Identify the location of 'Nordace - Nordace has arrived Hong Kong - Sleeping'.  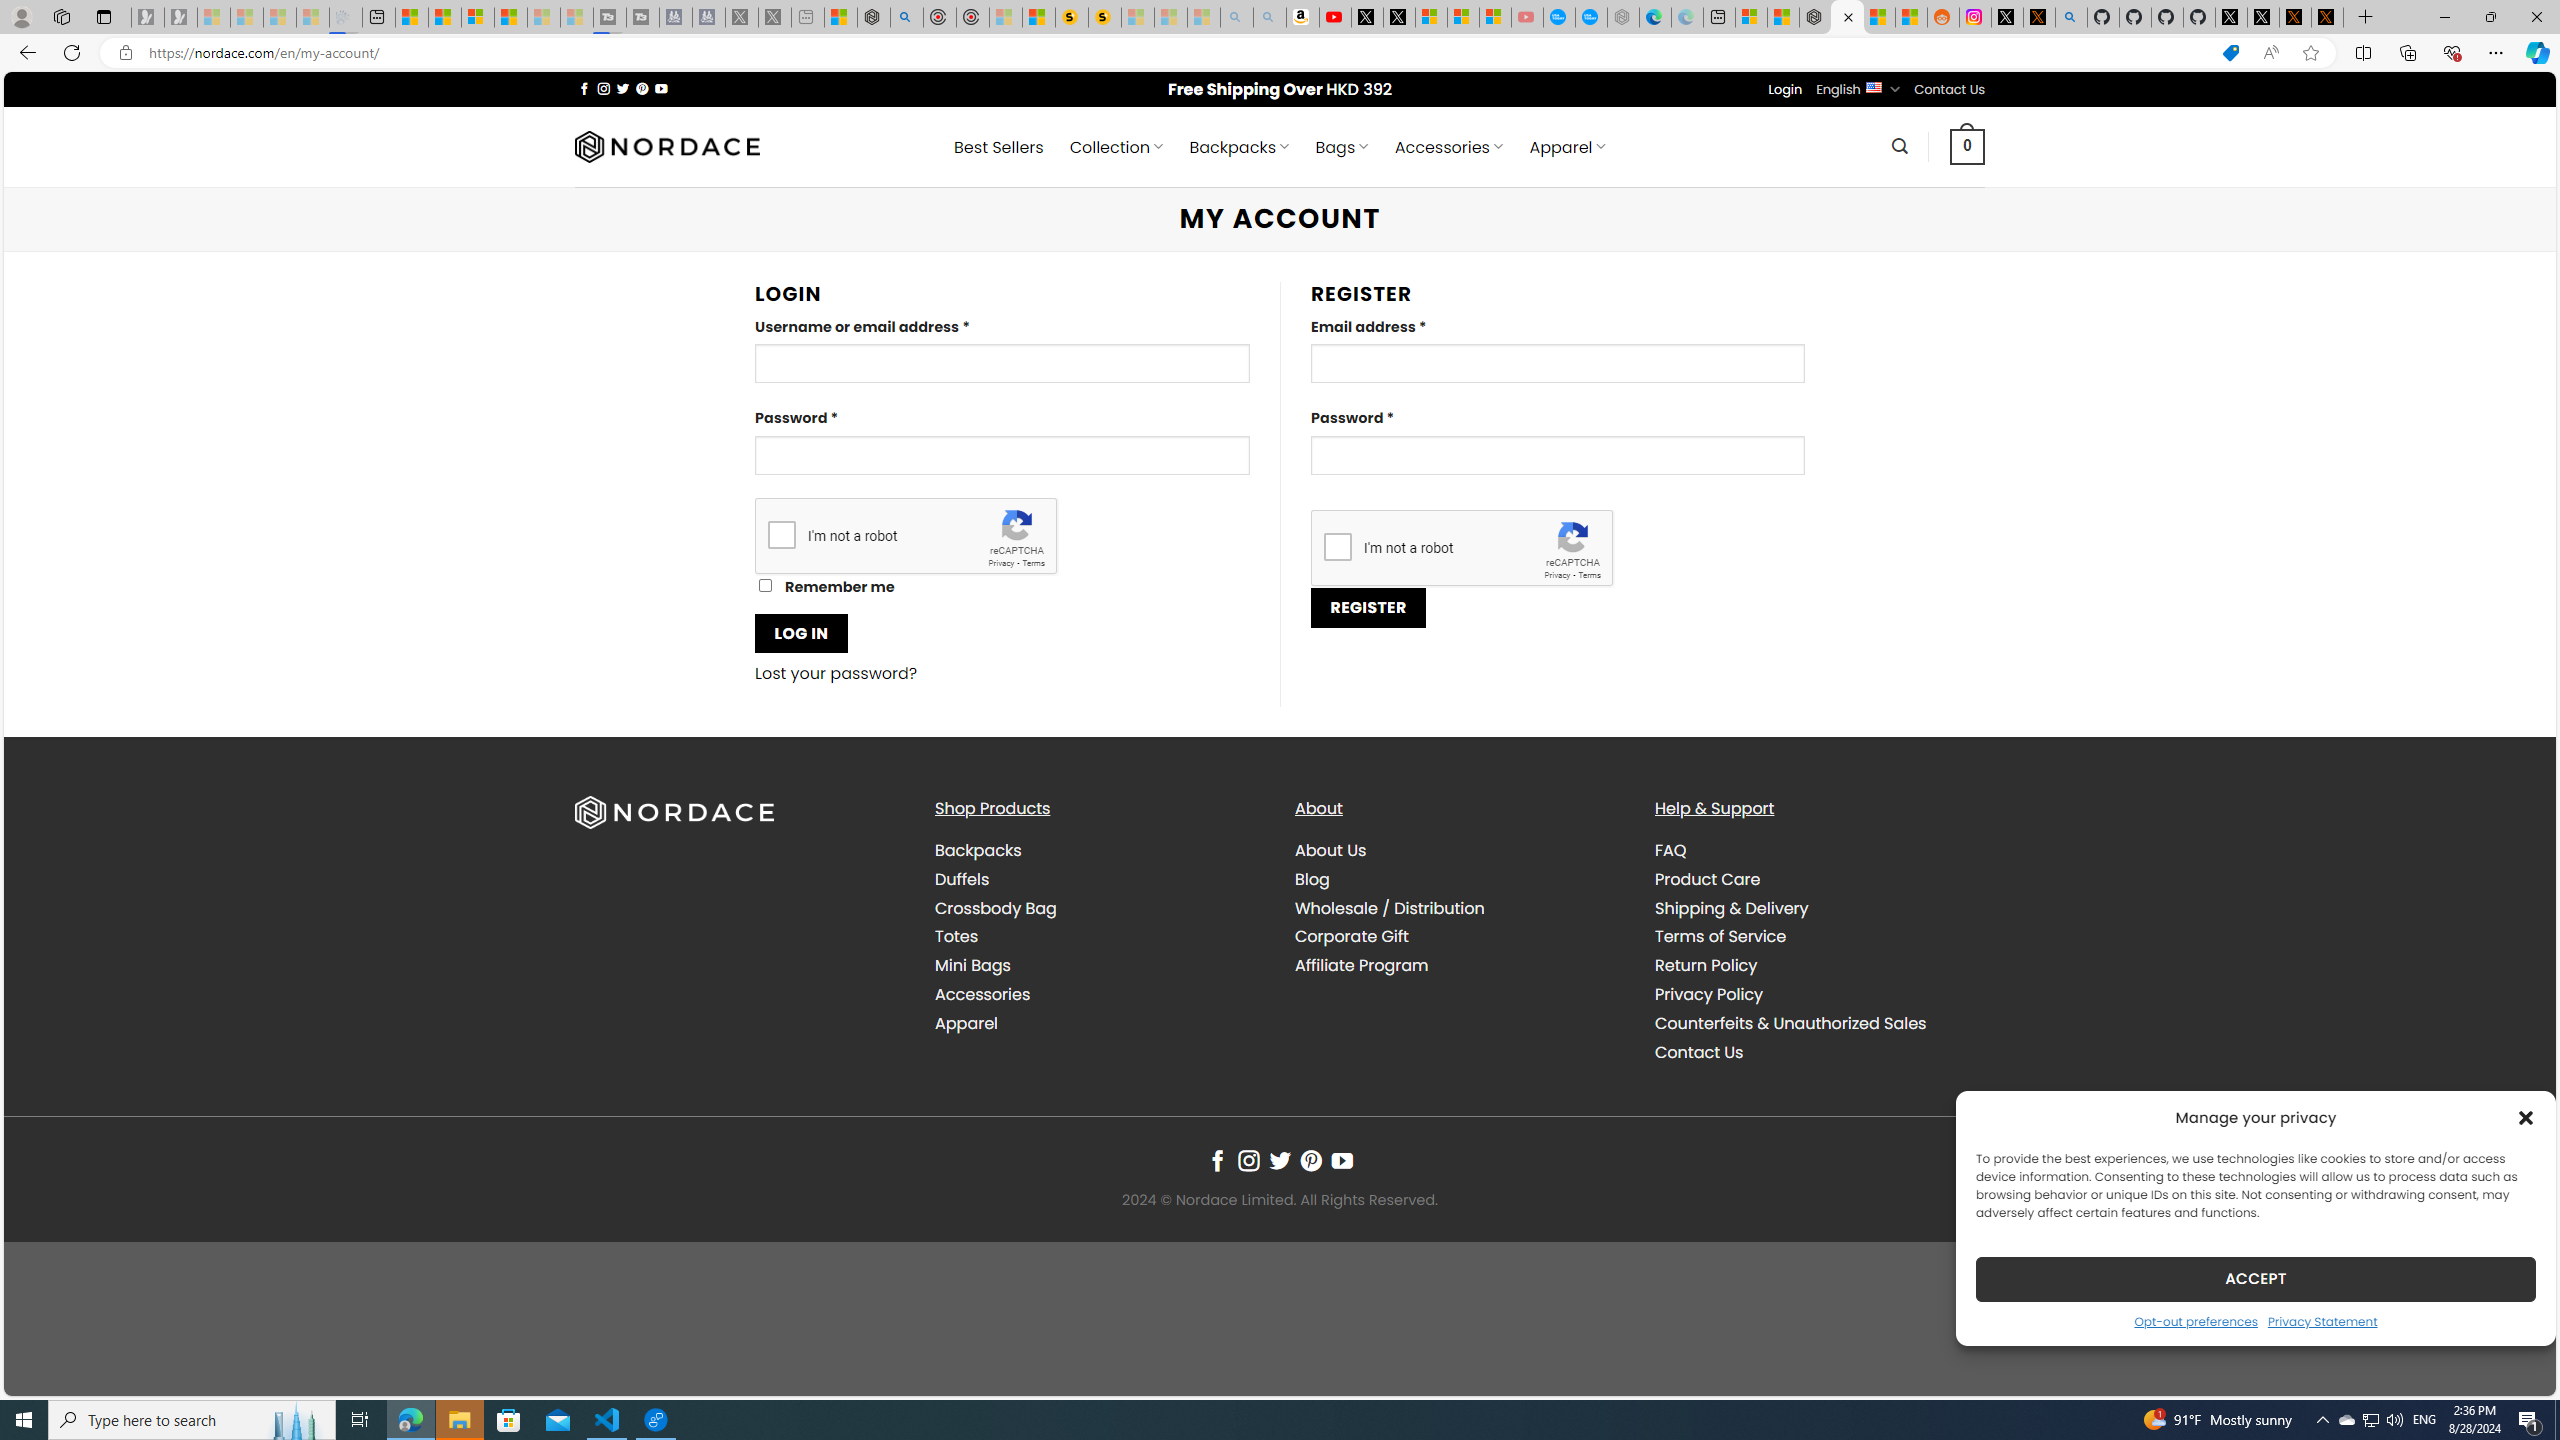
(1623, 16).